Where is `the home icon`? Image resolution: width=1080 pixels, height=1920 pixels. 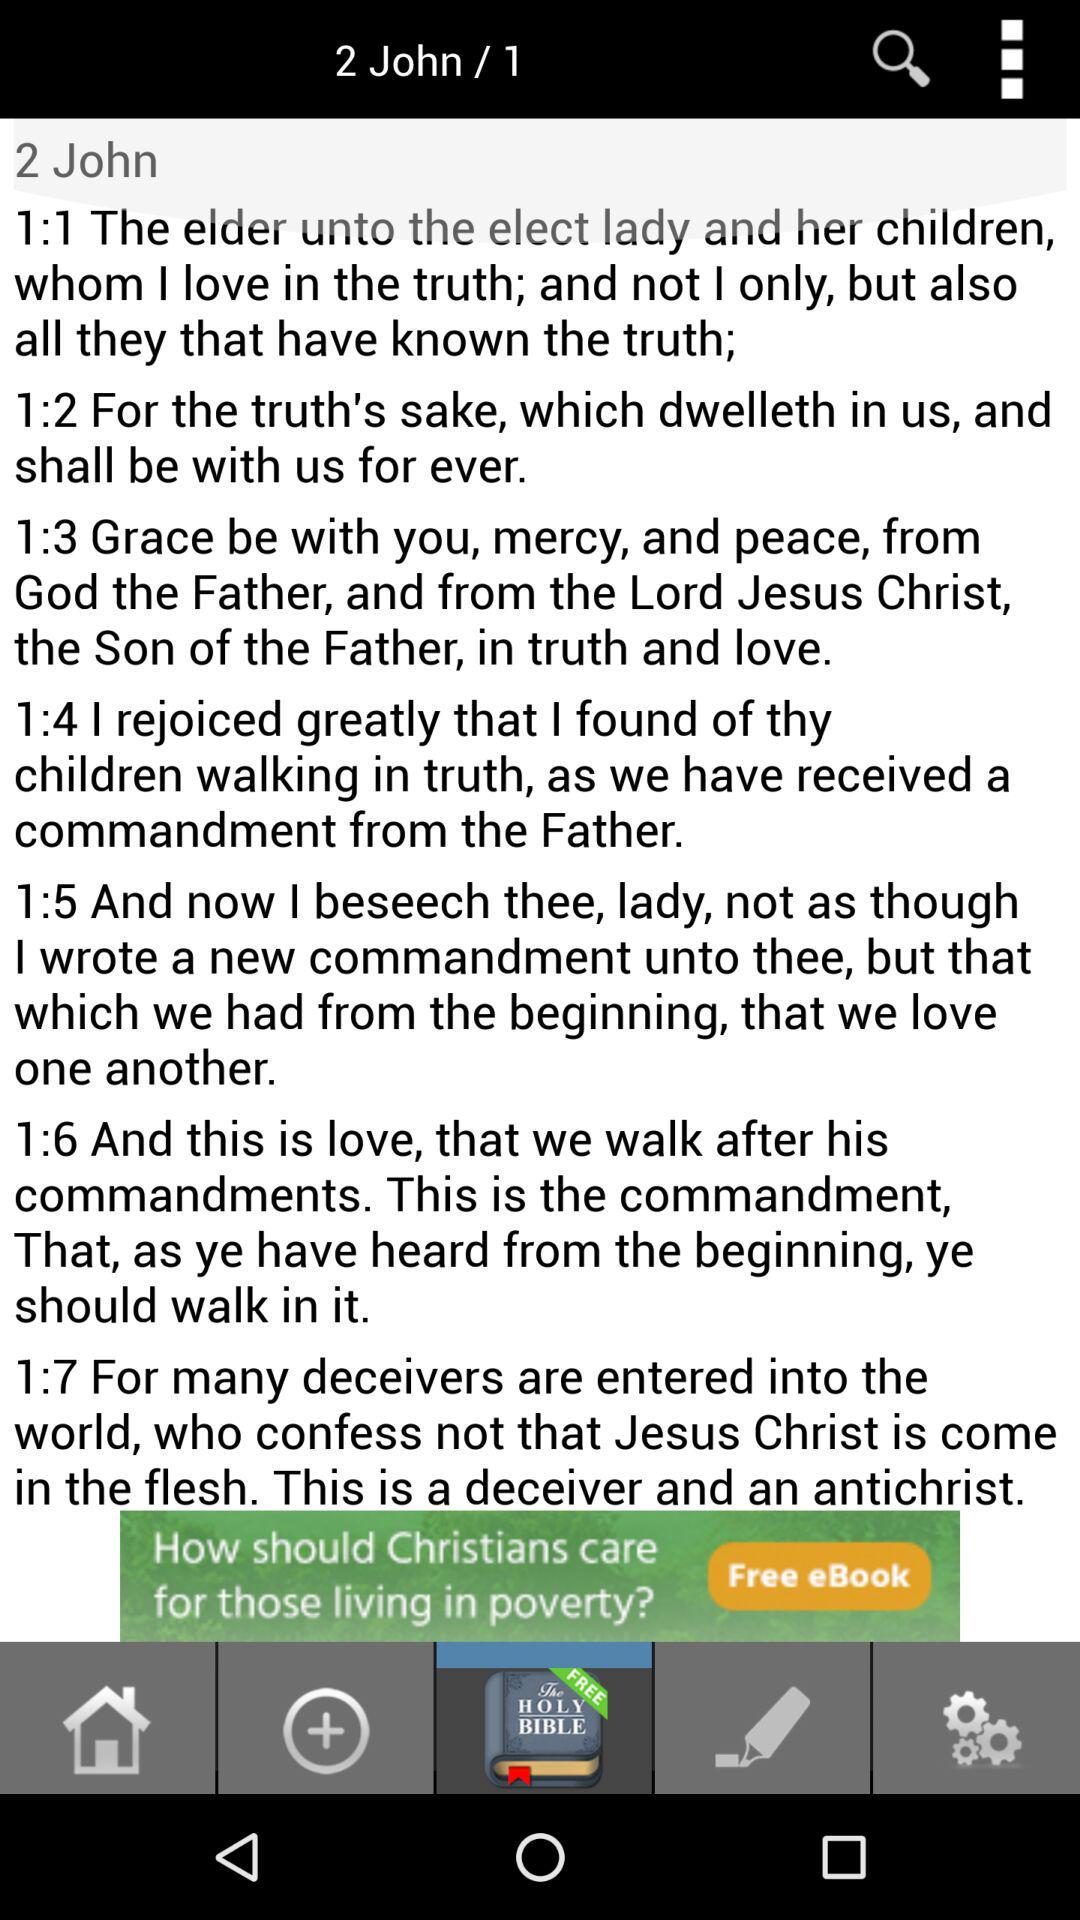 the home icon is located at coordinates (107, 1851).